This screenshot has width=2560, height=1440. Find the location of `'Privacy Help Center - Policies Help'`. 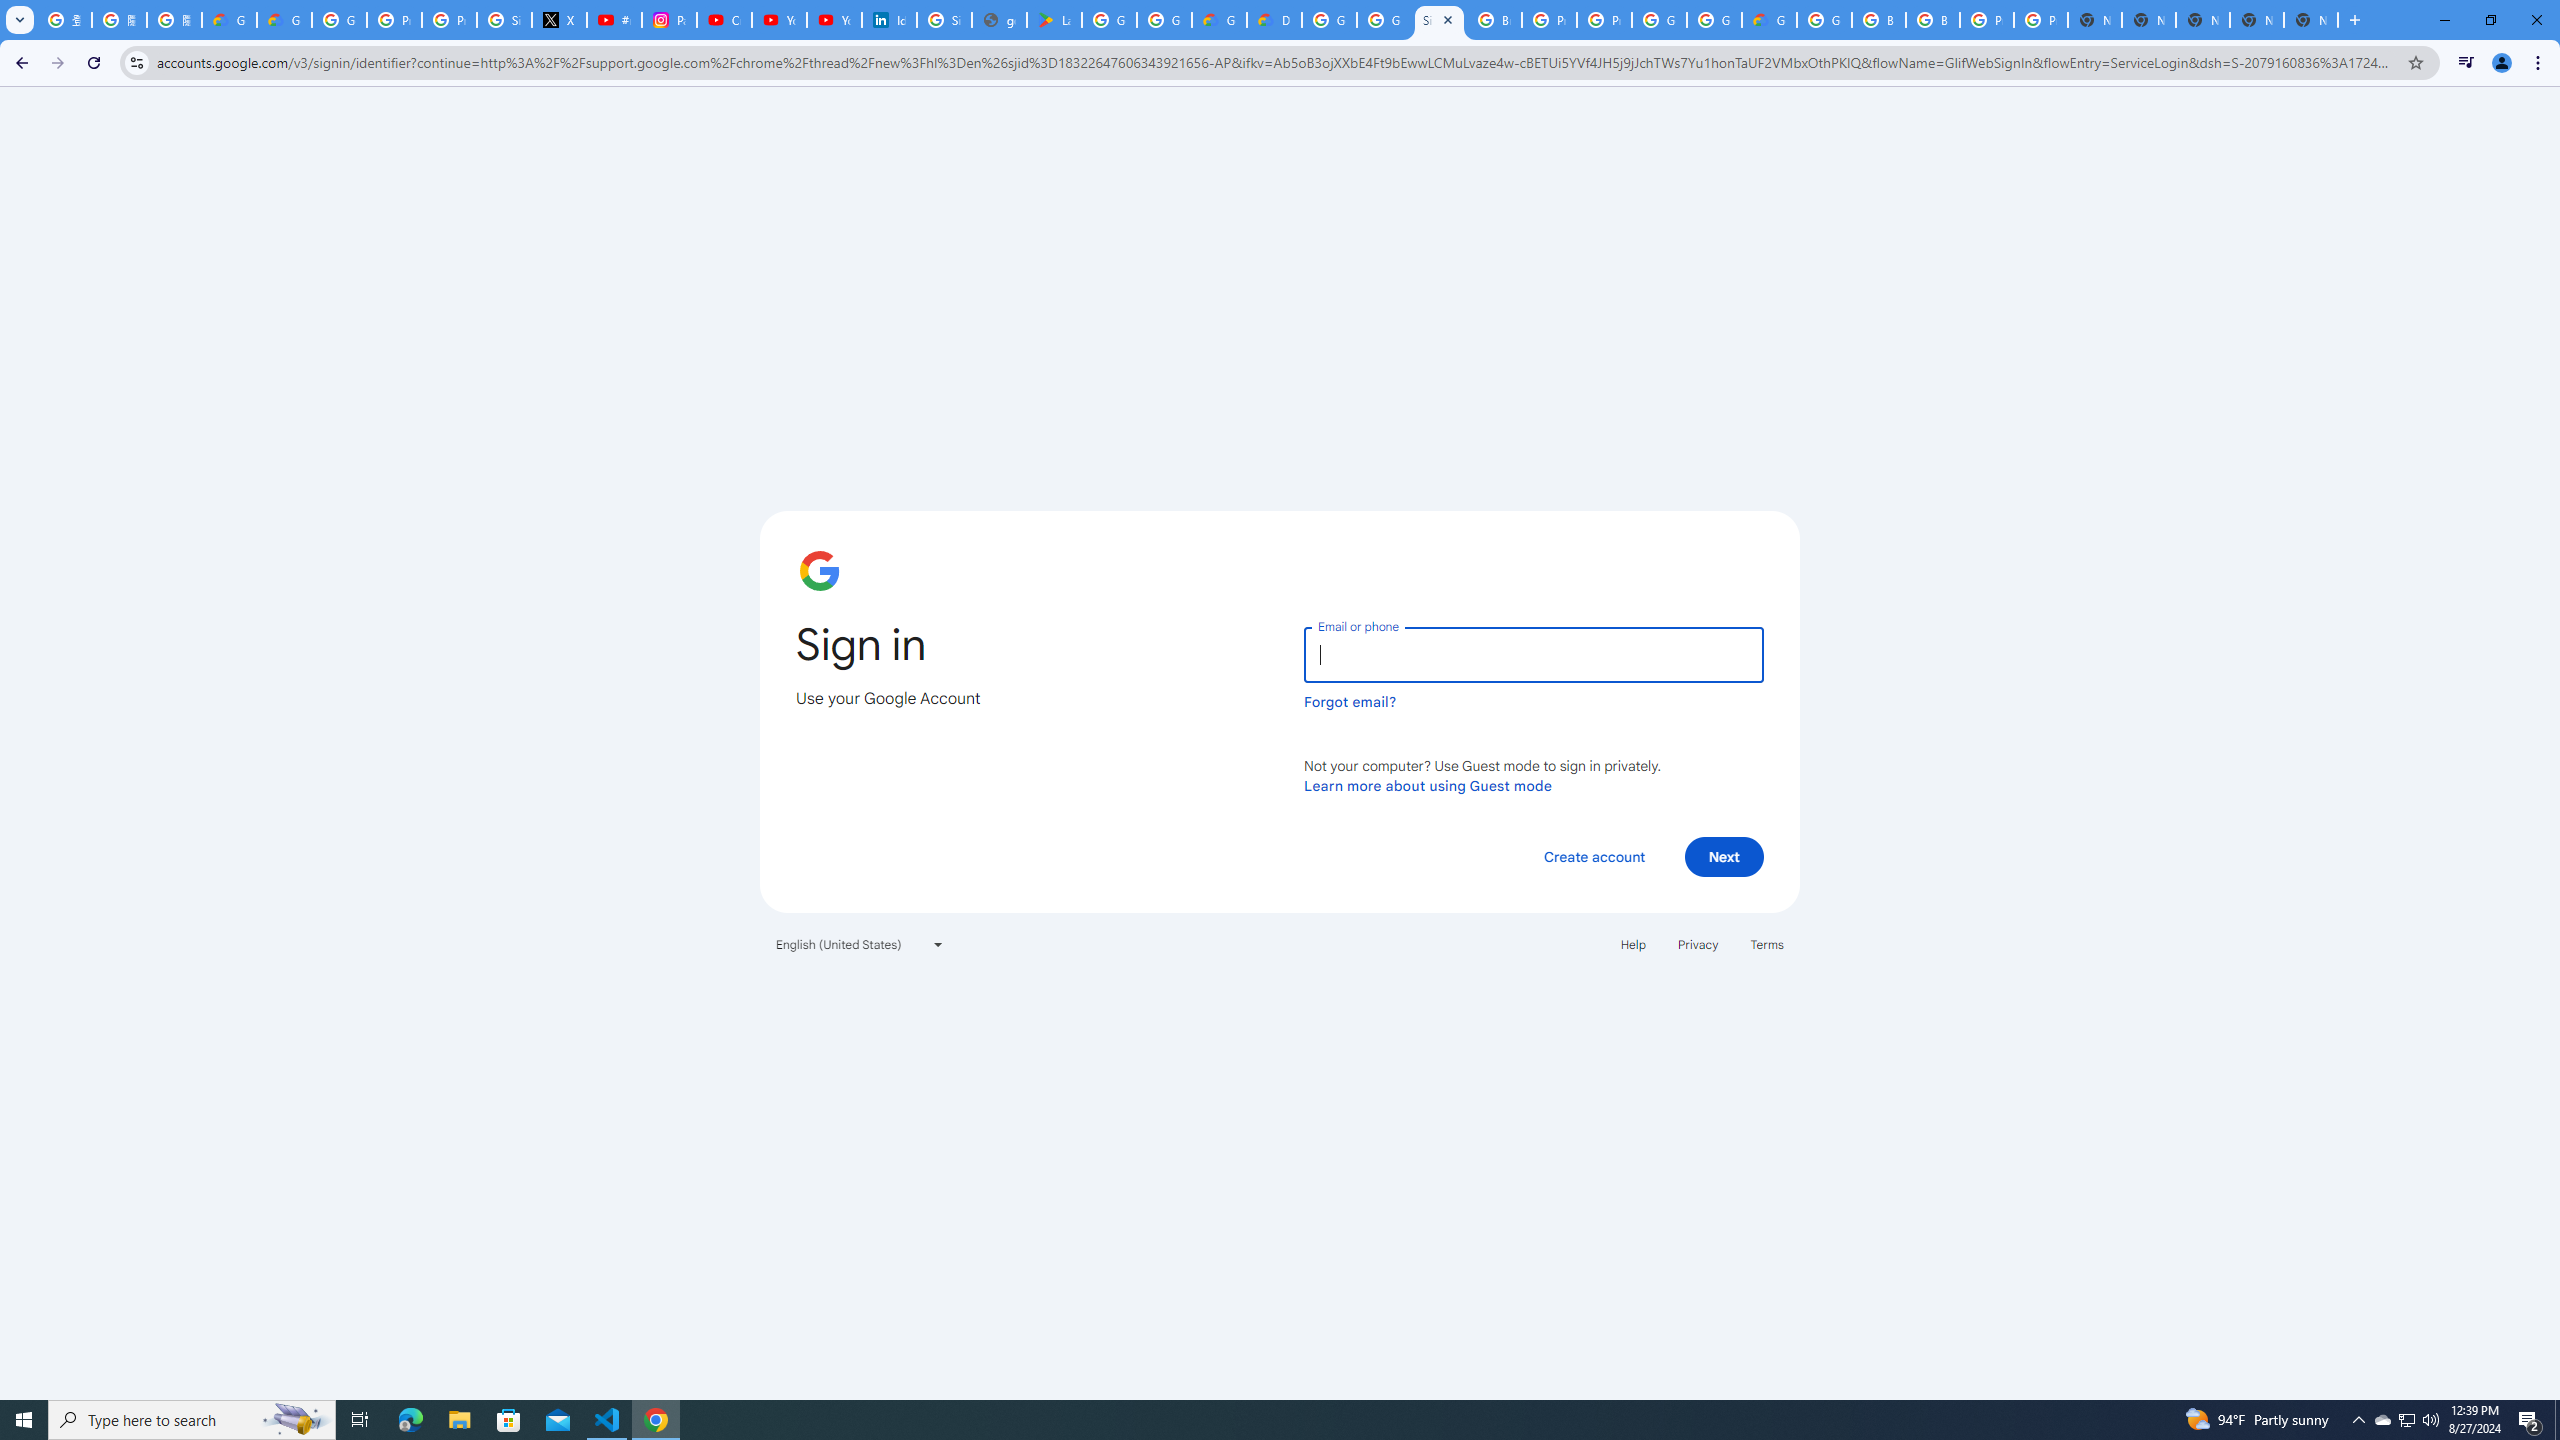

'Privacy Help Center - Policies Help' is located at coordinates (448, 19).